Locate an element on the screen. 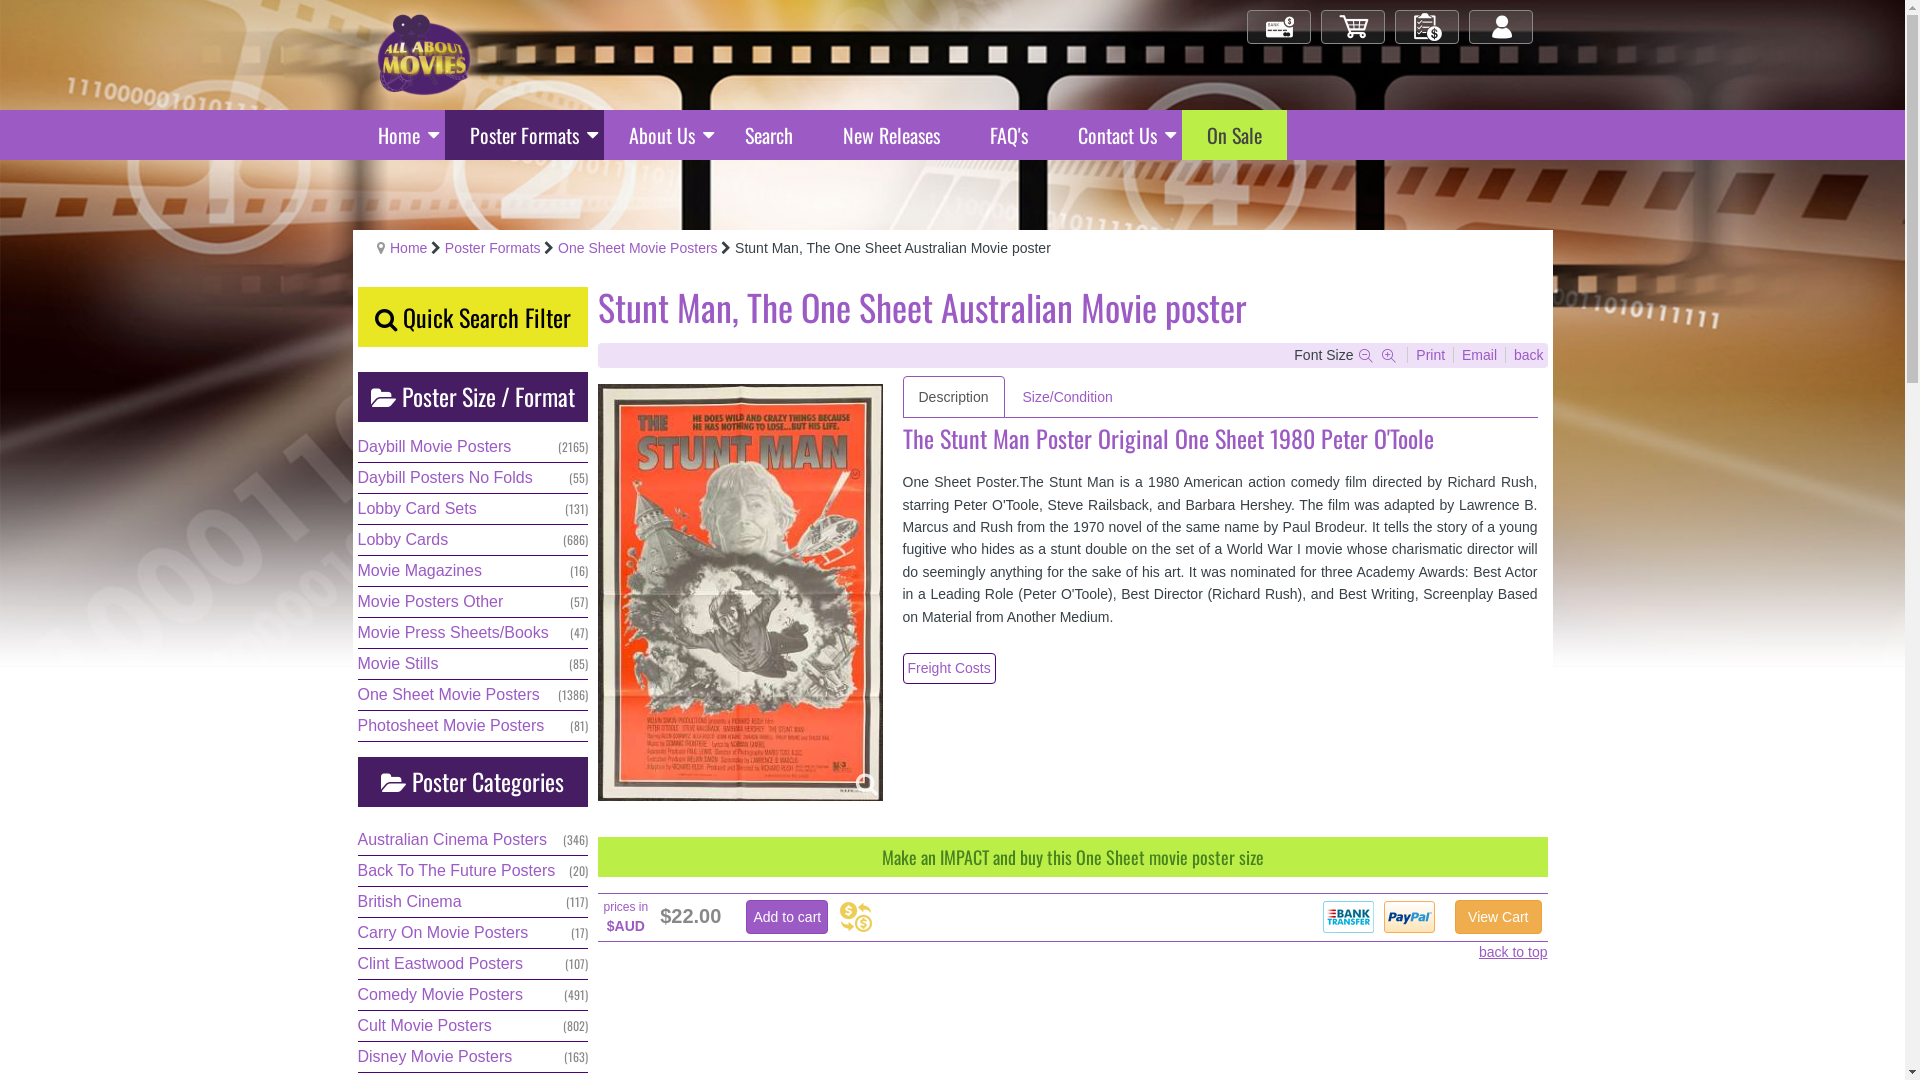 This screenshot has height=1080, width=1920. 'Movie Stills is located at coordinates (472, 663).